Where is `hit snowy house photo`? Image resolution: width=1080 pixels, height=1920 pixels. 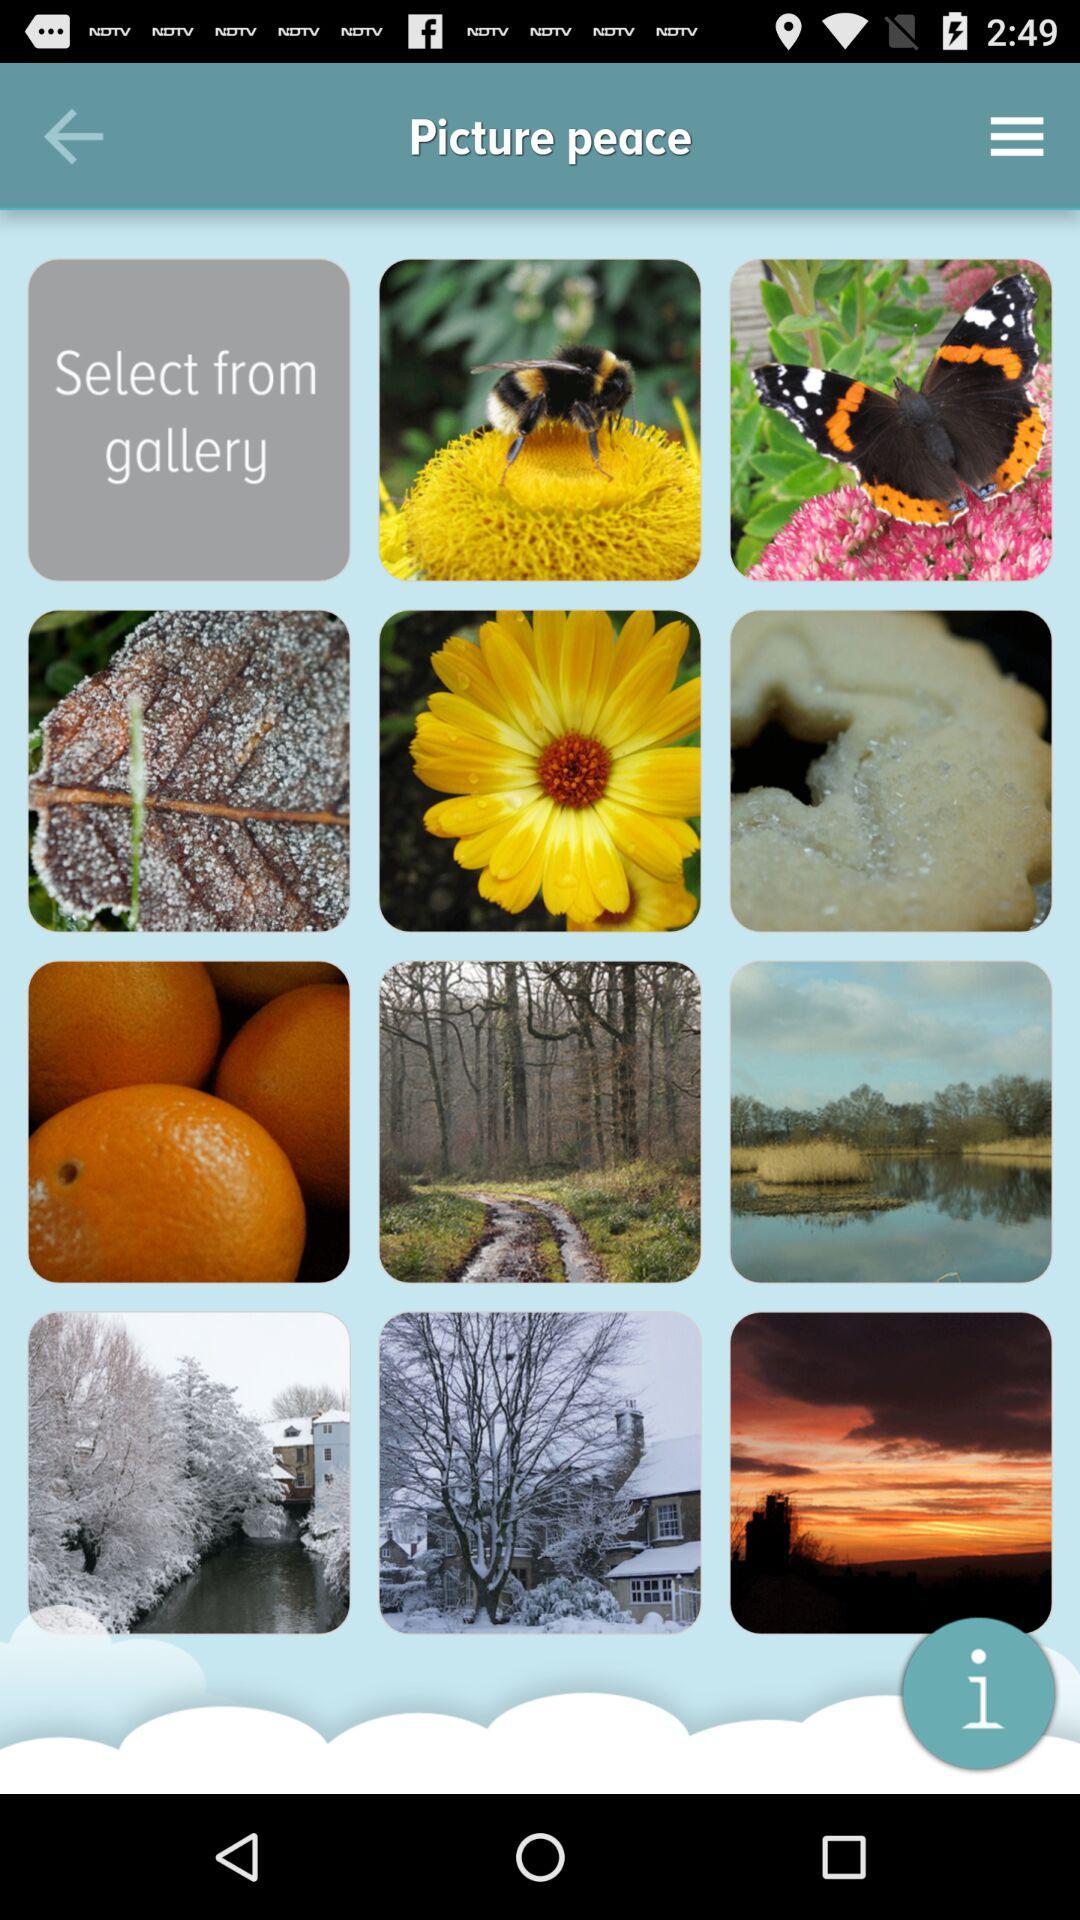
hit snowy house photo is located at coordinates (540, 1473).